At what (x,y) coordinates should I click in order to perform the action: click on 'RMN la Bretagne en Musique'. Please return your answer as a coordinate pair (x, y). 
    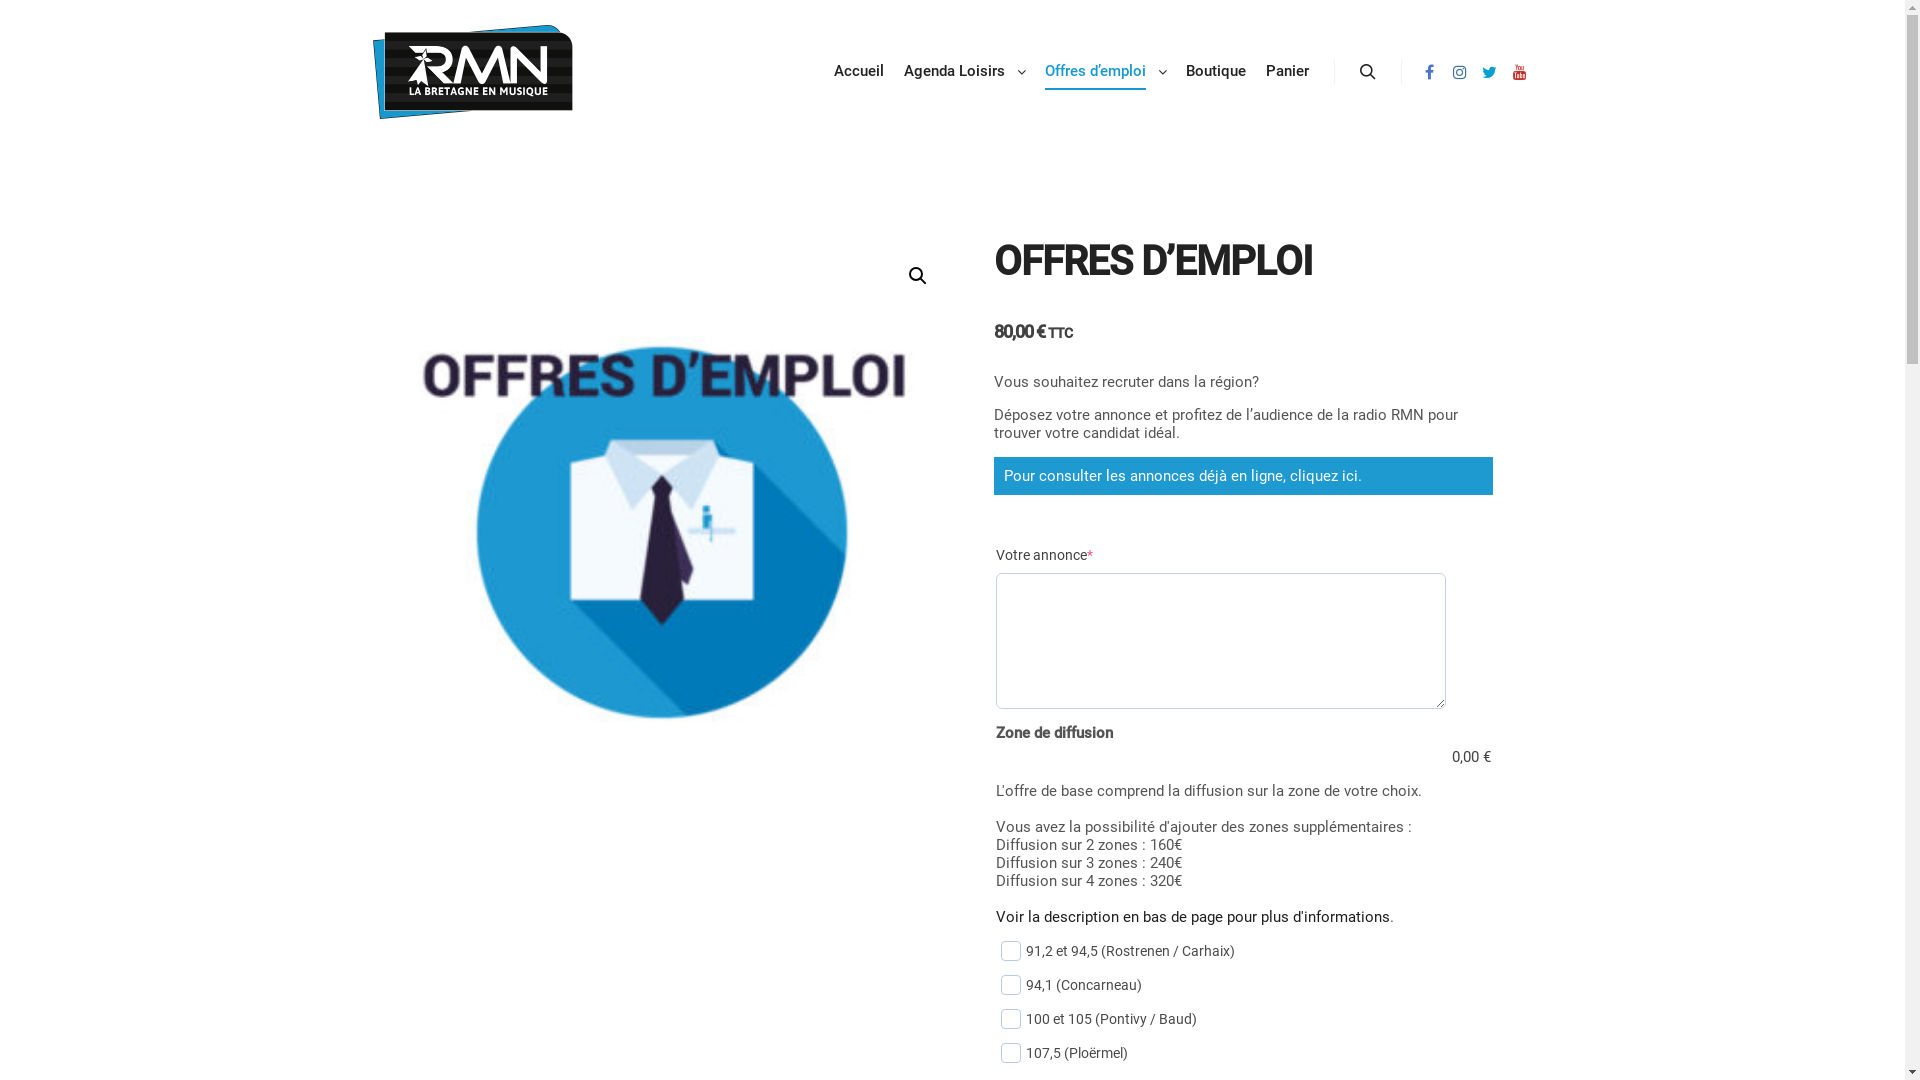
    Looking at the image, I should click on (470, 71).